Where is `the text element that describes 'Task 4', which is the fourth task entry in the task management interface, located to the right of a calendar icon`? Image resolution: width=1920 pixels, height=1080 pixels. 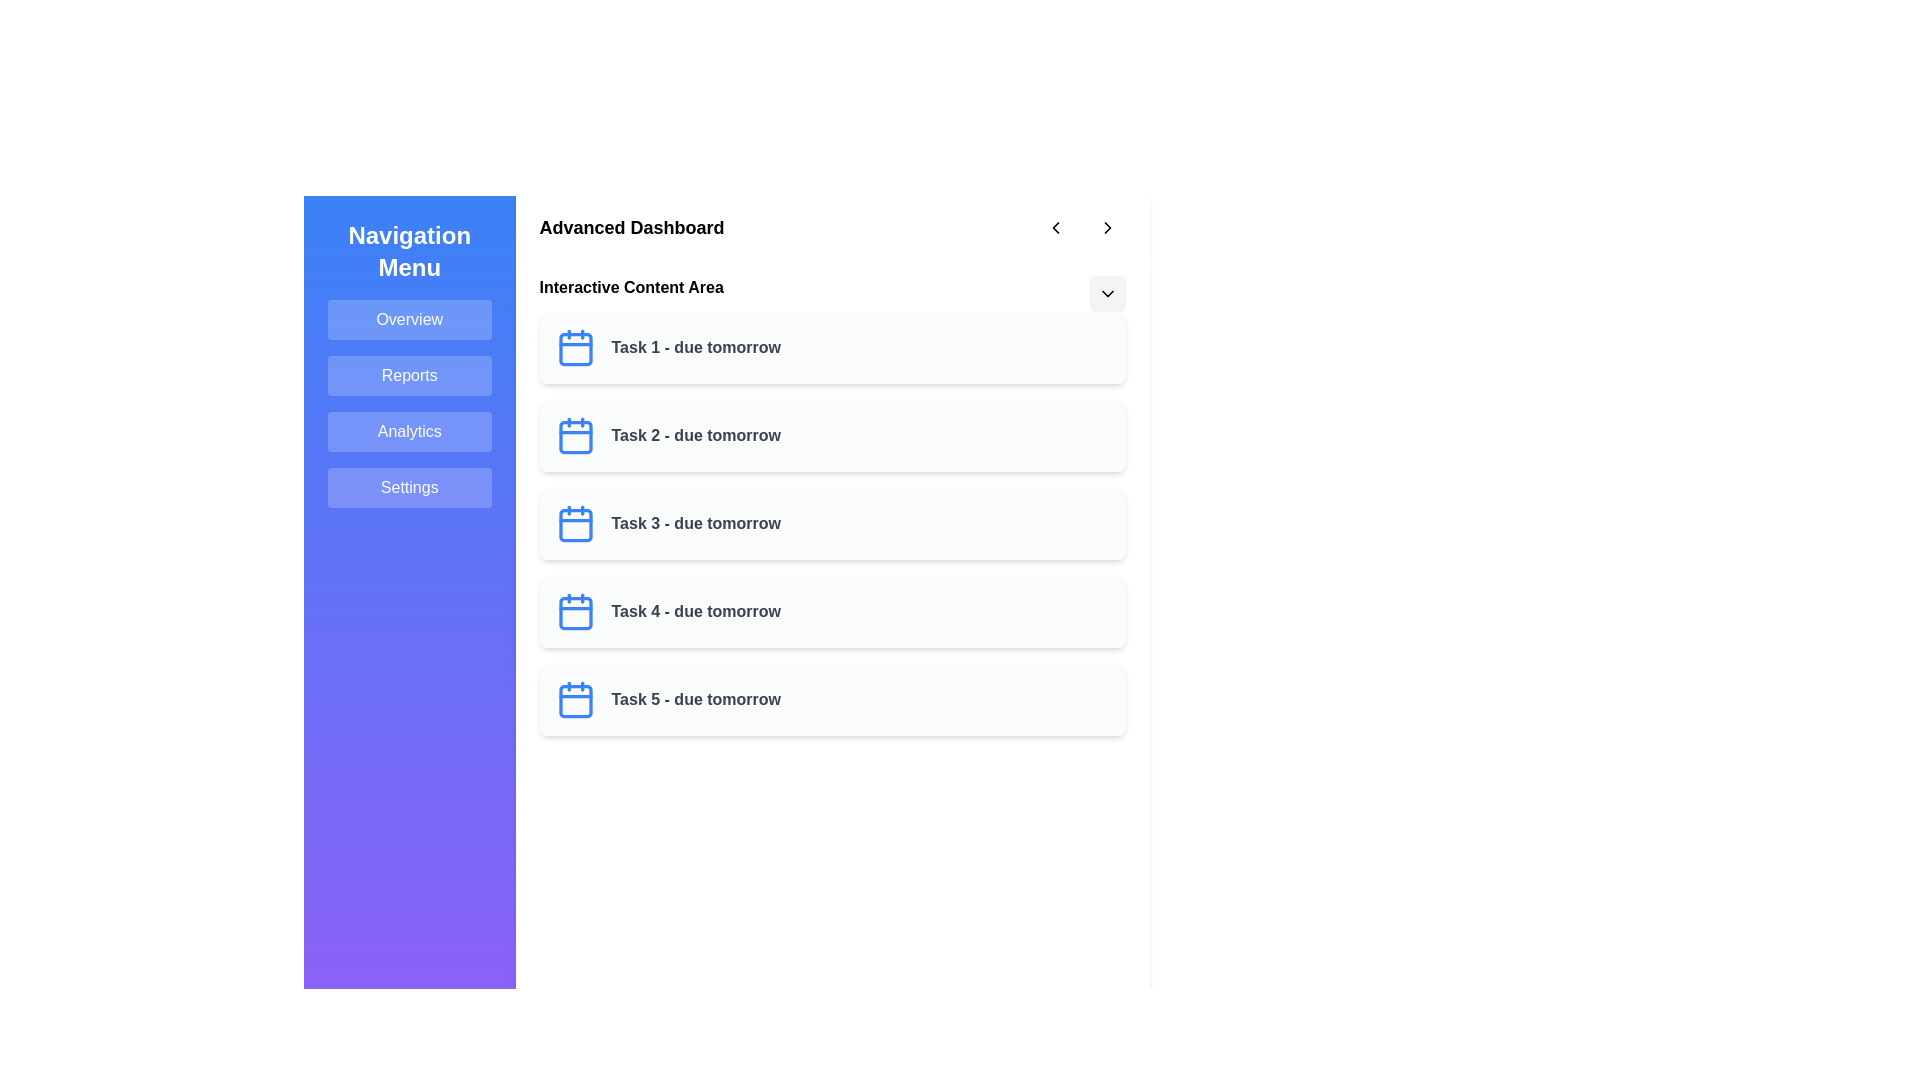
the text element that describes 'Task 4', which is the fourth task entry in the task management interface, located to the right of a calendar icon is located at coordinates (696, 611).